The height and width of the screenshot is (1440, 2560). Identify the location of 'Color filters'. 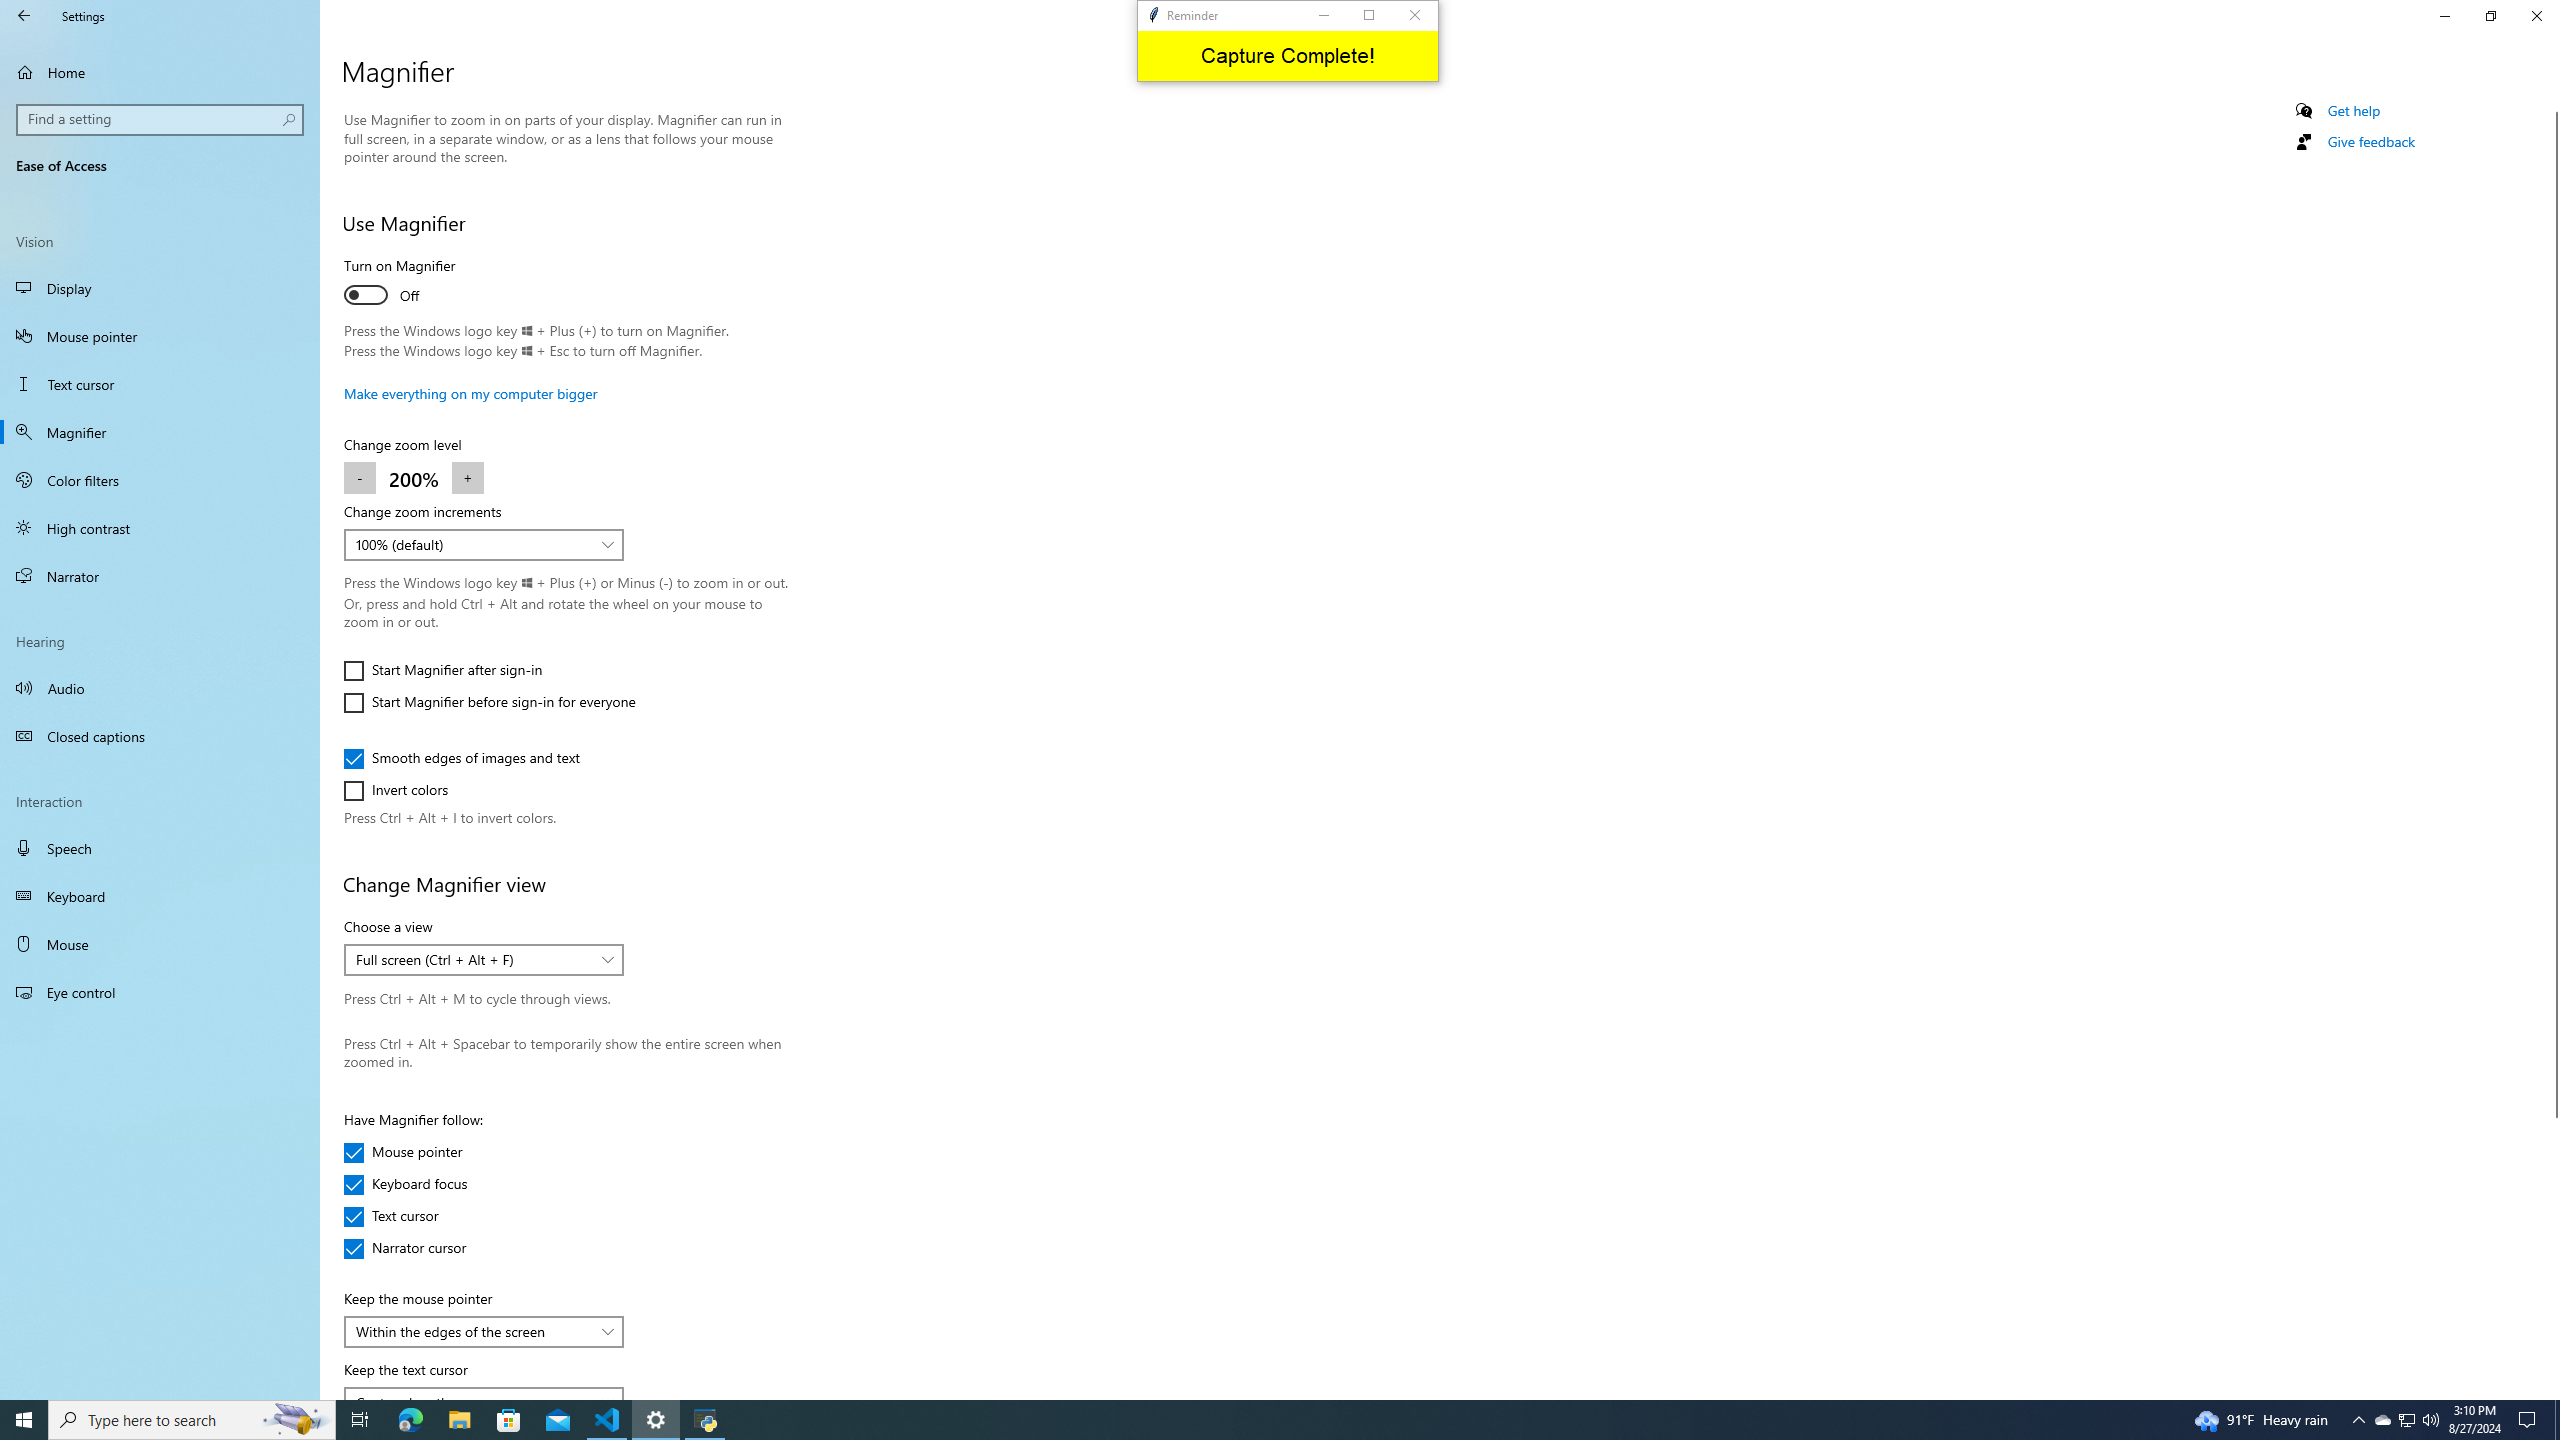
(159, 479).